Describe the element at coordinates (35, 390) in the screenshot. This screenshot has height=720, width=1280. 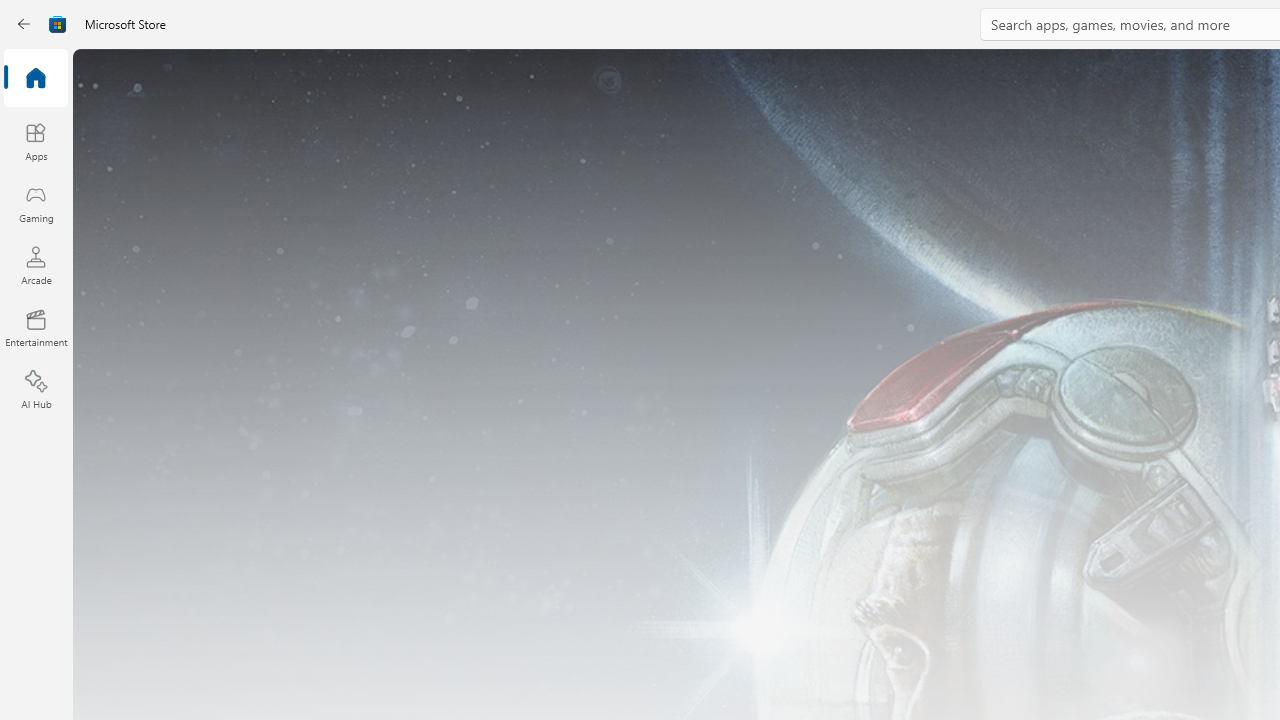
I see `'AI Hub'` at that location.